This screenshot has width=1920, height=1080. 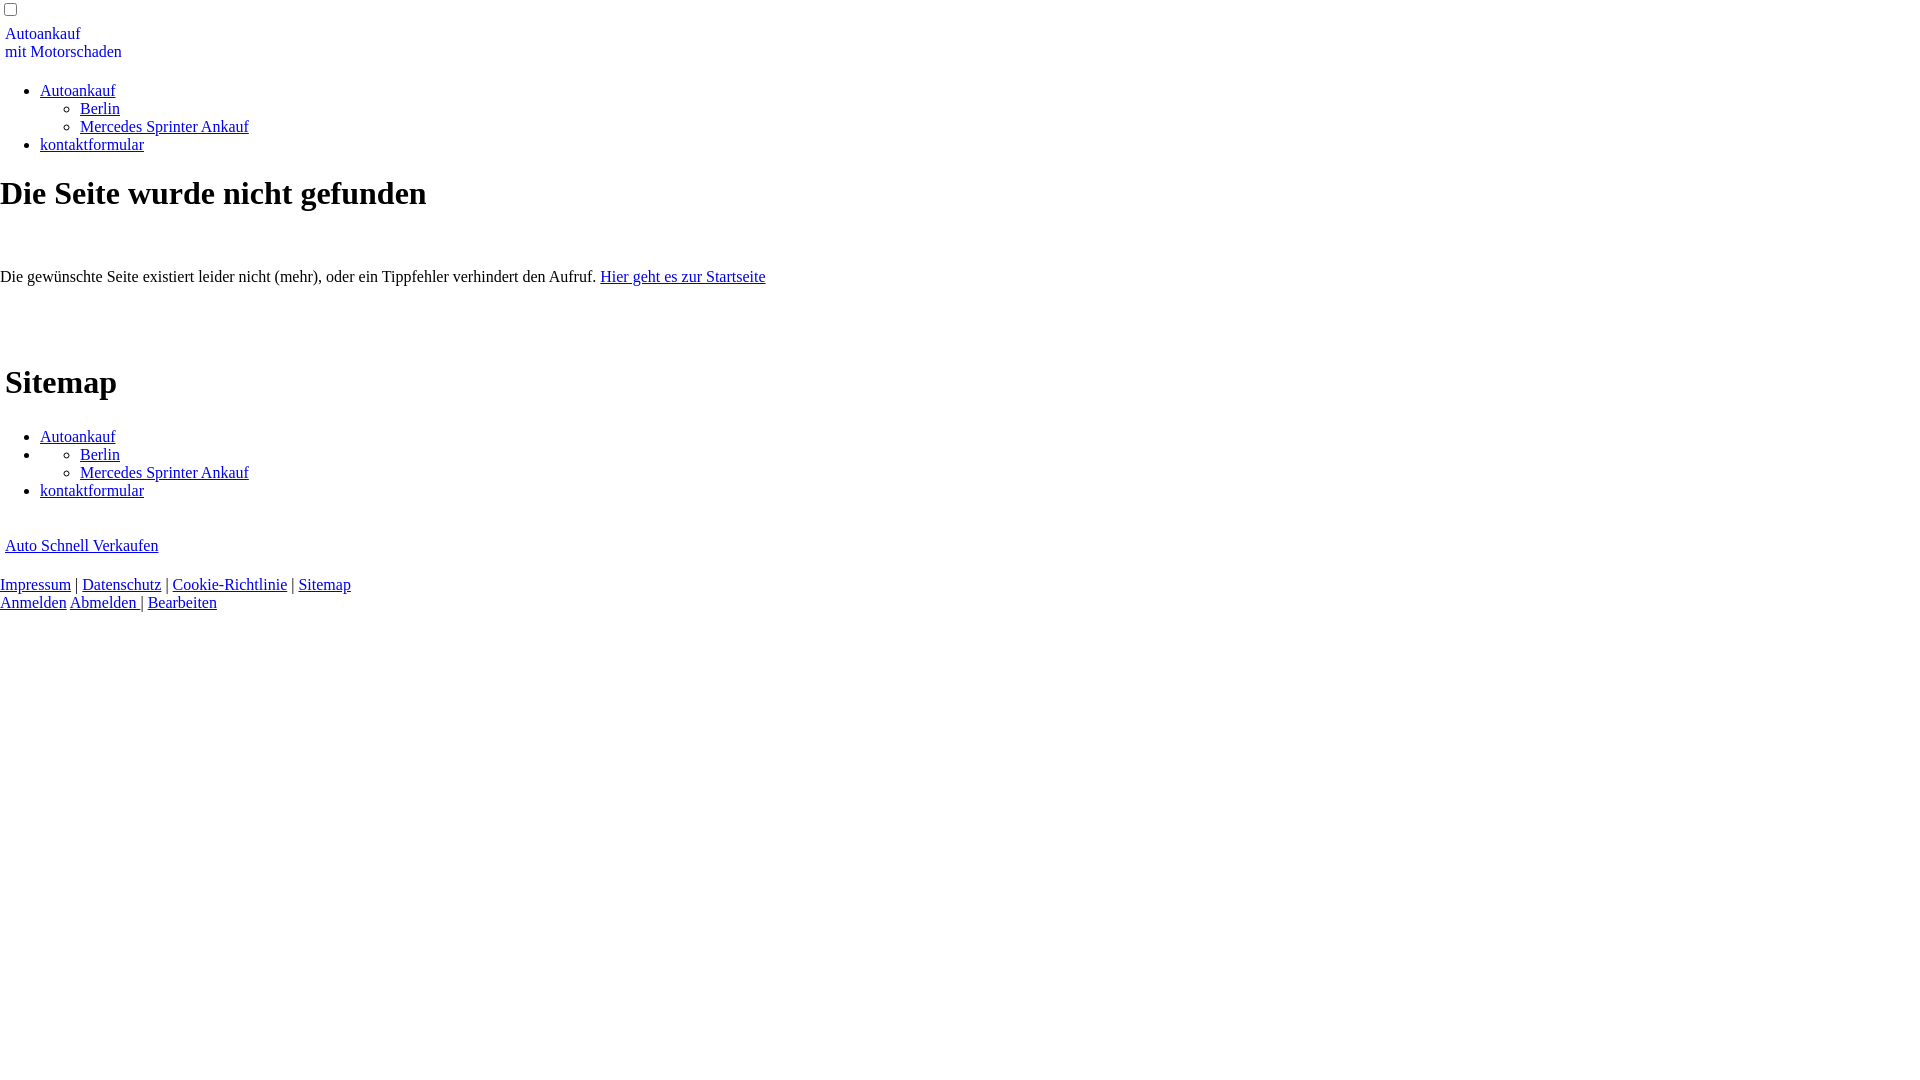 What do you see at coordinates (77, 90) in the screenshot?
I see `'Autoankauf'` at bounding box center [77, 90].